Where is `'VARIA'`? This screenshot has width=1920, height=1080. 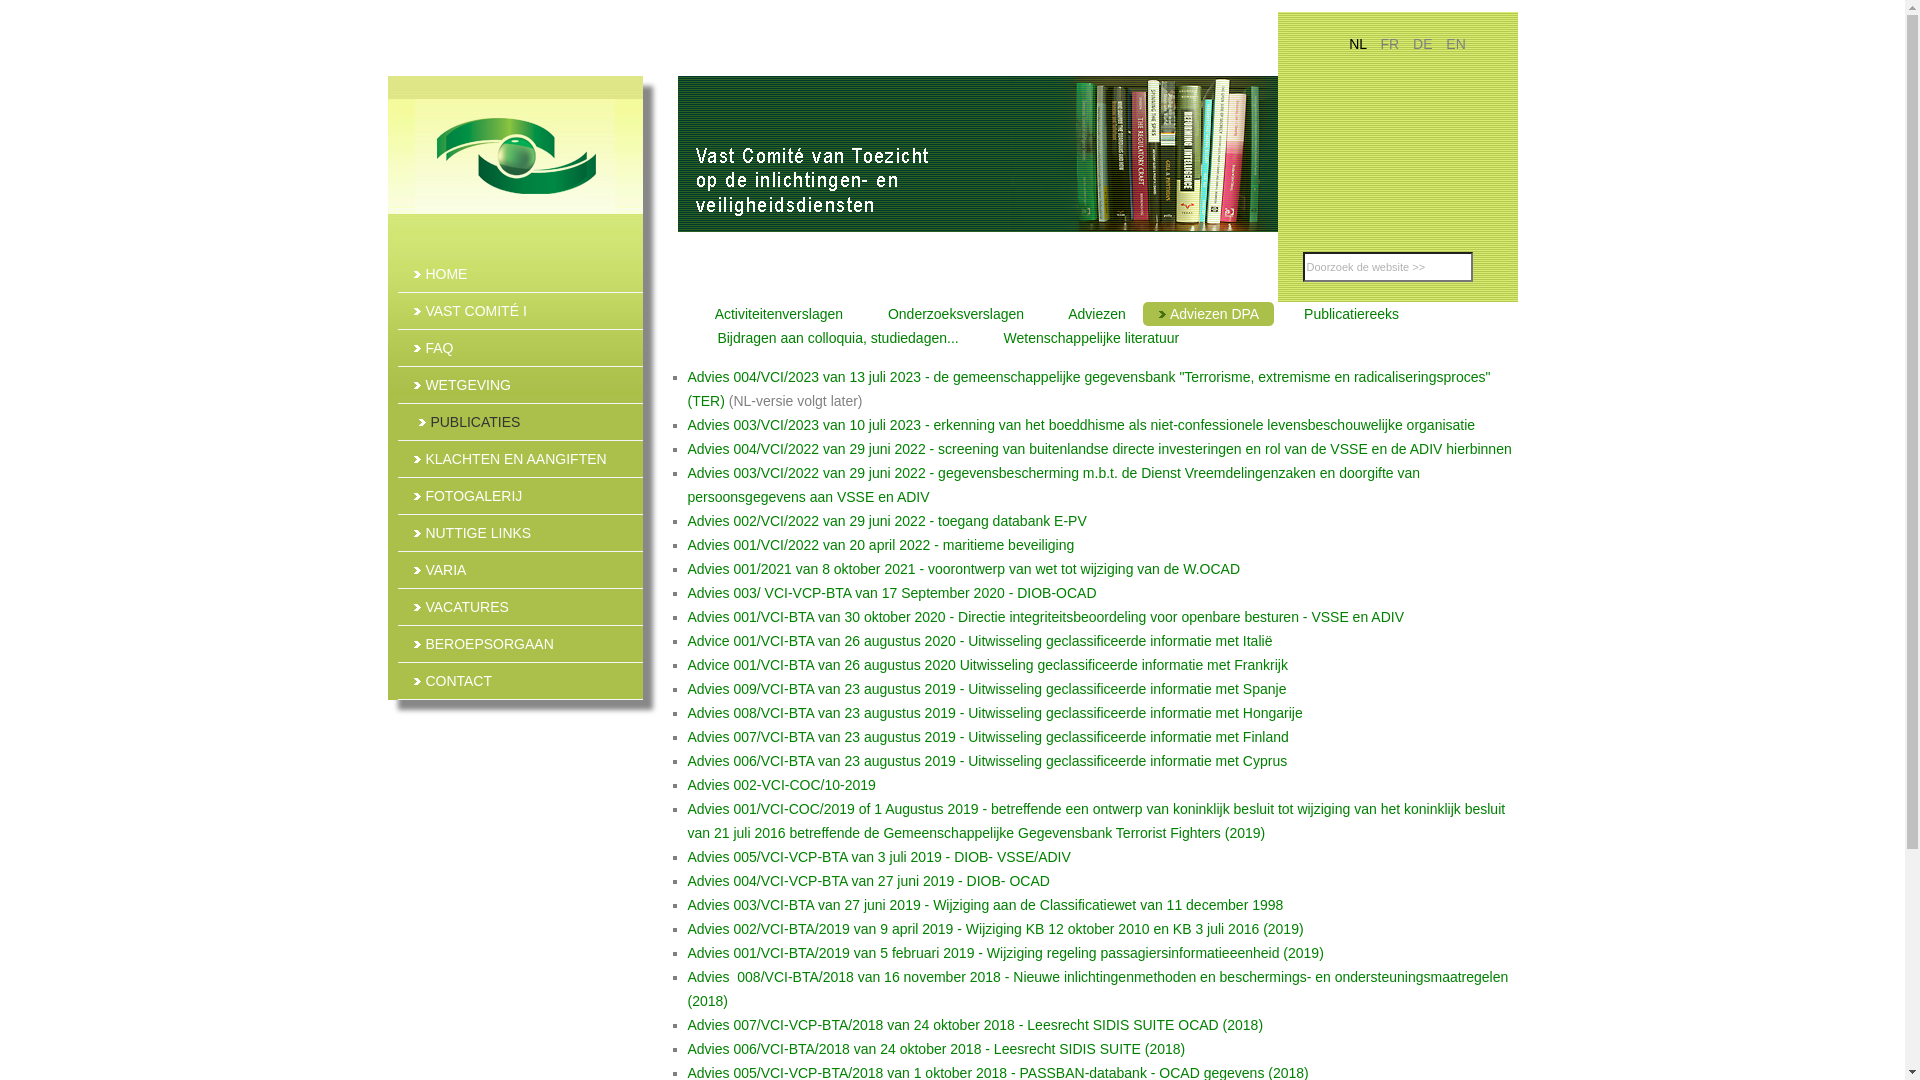 'VARIA' is located at coordinates (520, 570).